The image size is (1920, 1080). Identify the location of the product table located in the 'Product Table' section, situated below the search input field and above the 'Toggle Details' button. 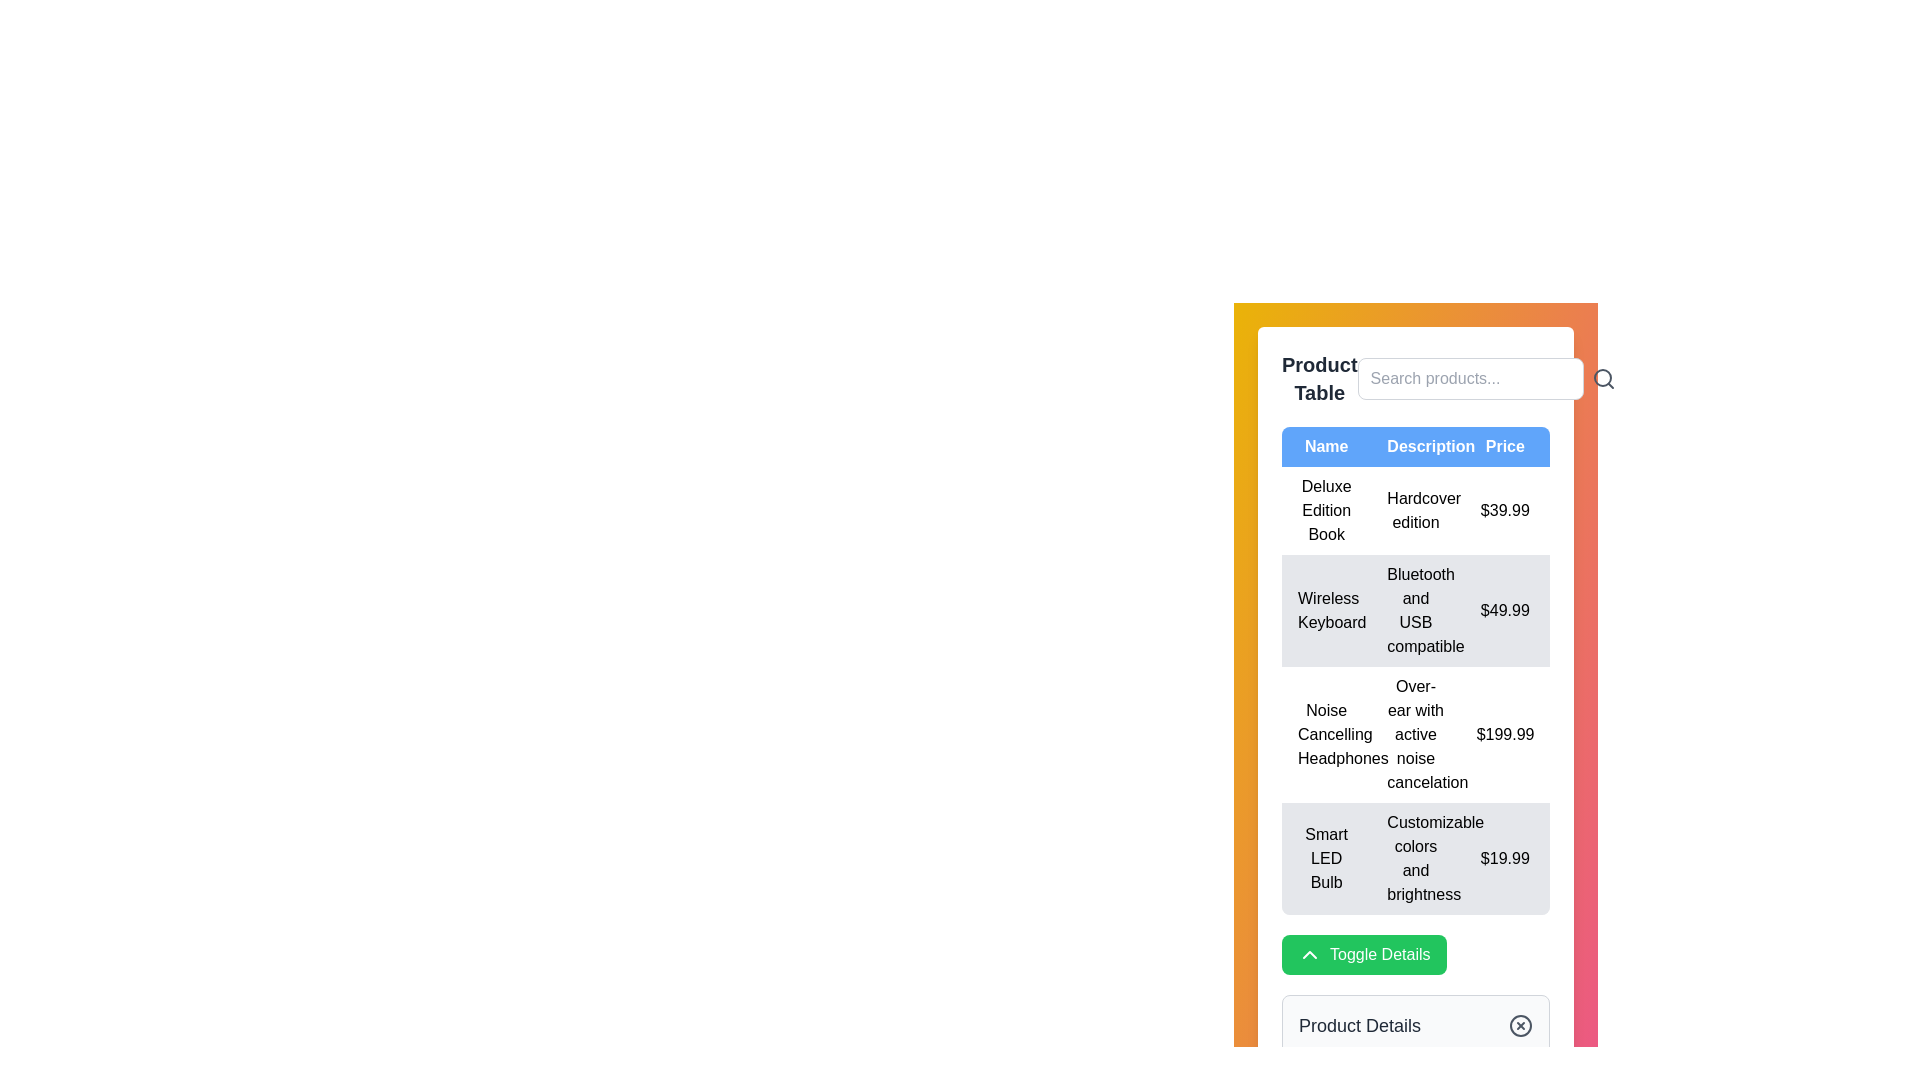
(1415, 671).